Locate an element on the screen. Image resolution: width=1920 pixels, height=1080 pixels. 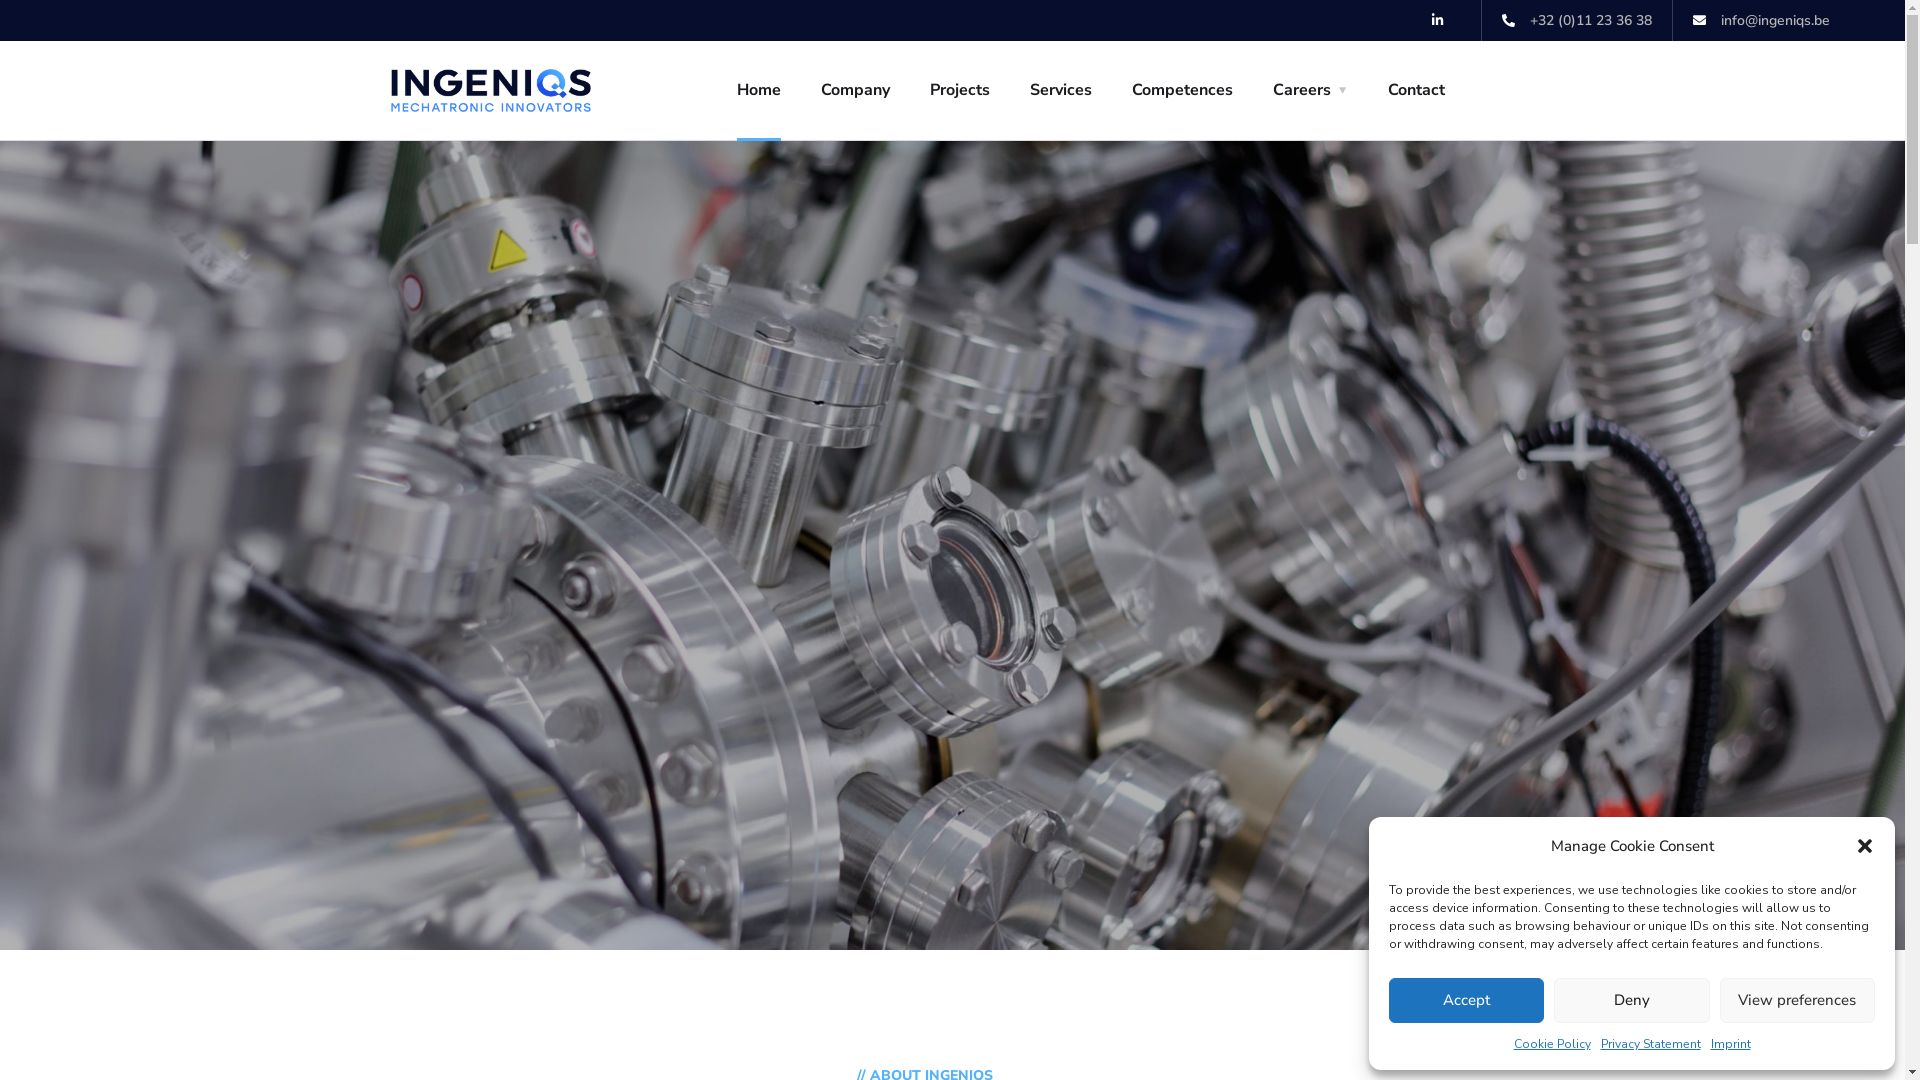
'info@ingeniqs.be' is located at coordinates (1761, 20).